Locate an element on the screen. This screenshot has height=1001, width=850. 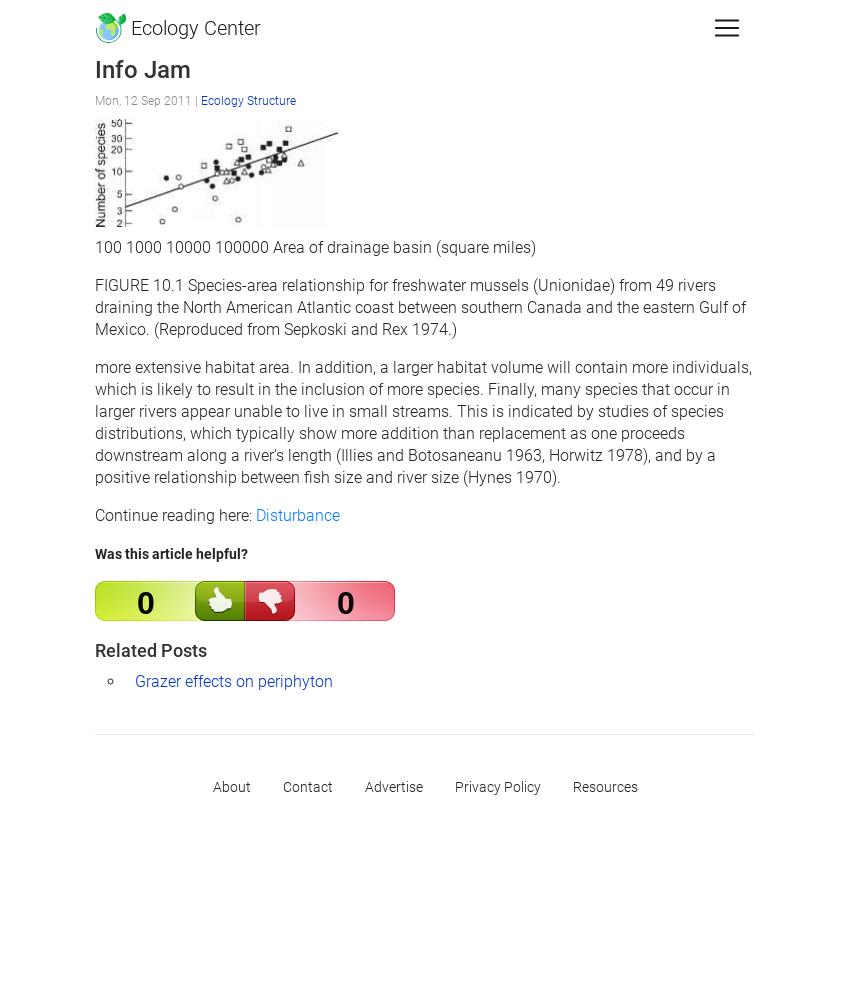
'more extensive habitat area. In addition, a larger habitat volume will contain more individuals, which is likely to result in the inclusion of more species. Finally, many species that occur in larger rivers appear unable to live in small streams. This is indicated by studies of species distributions, which typically show more addition than replacement as one proceeds downstream along a river's length (Illies and Botosaneanu 1963, Horwitz 1978), and by a positive relationship between fish size and river size (Hynes 1970).' is located at coordinates (423, 421).